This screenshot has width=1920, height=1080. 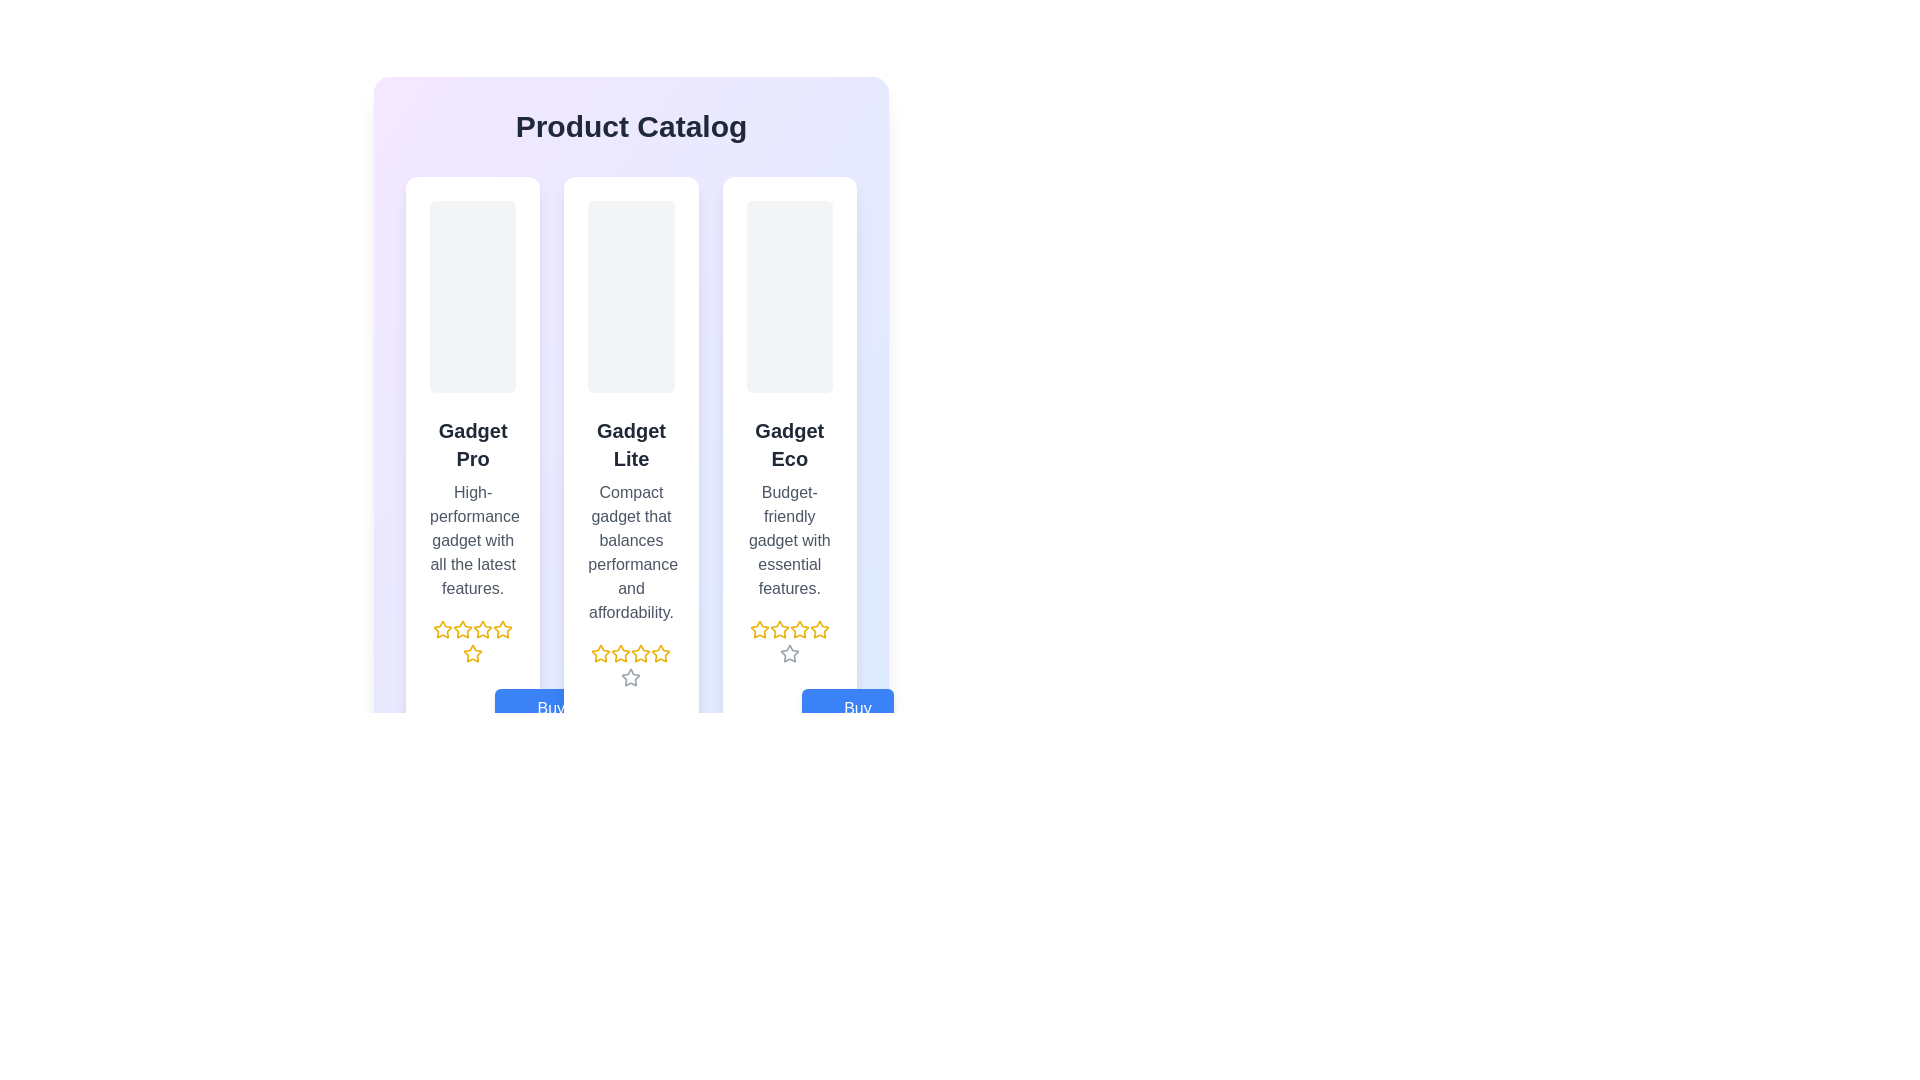 What do you see at coordinates (517, 721) in the screenshot?
I see `the 'Buy Now' button icon representing the action of adding a product to the cart for 'Gadget Pro', located to the left of the 'Buy Now' text label` at bounding box center [517, 721].